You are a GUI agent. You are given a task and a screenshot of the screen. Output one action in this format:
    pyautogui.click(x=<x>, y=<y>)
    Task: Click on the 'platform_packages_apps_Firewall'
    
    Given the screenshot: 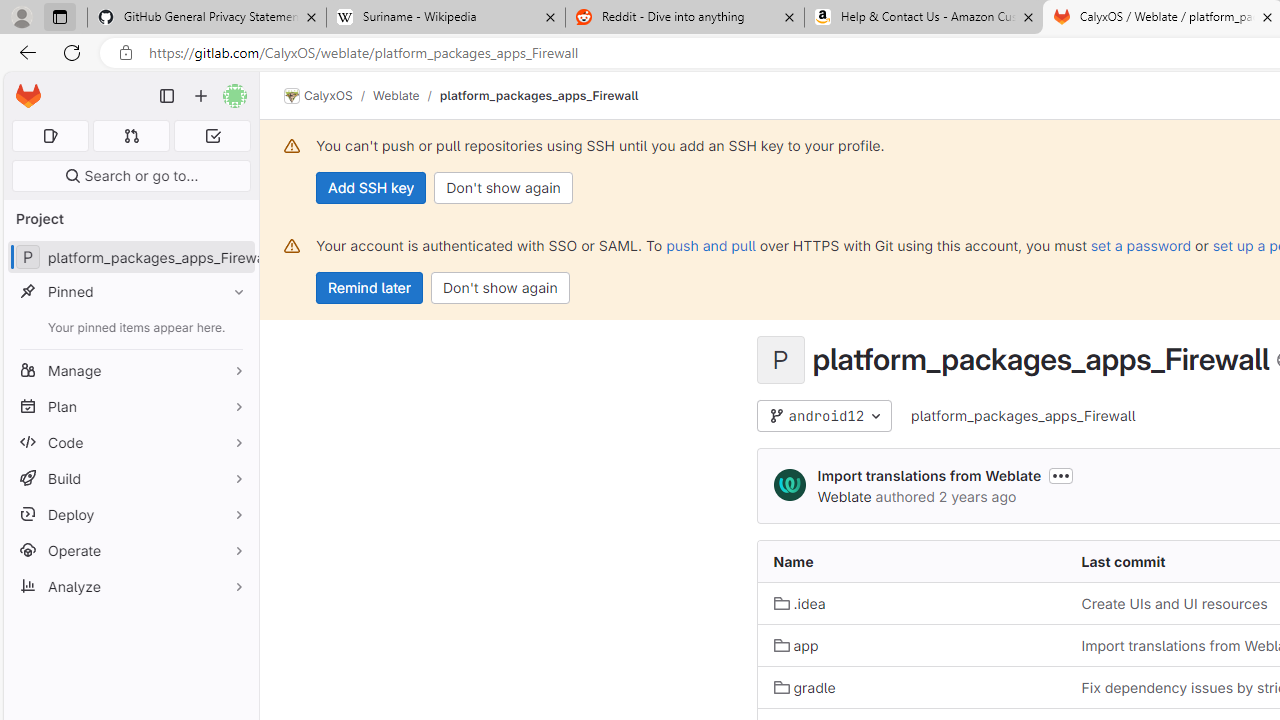 What is the action you would take?
    pyautogui.click(x=1024, y=415)
    